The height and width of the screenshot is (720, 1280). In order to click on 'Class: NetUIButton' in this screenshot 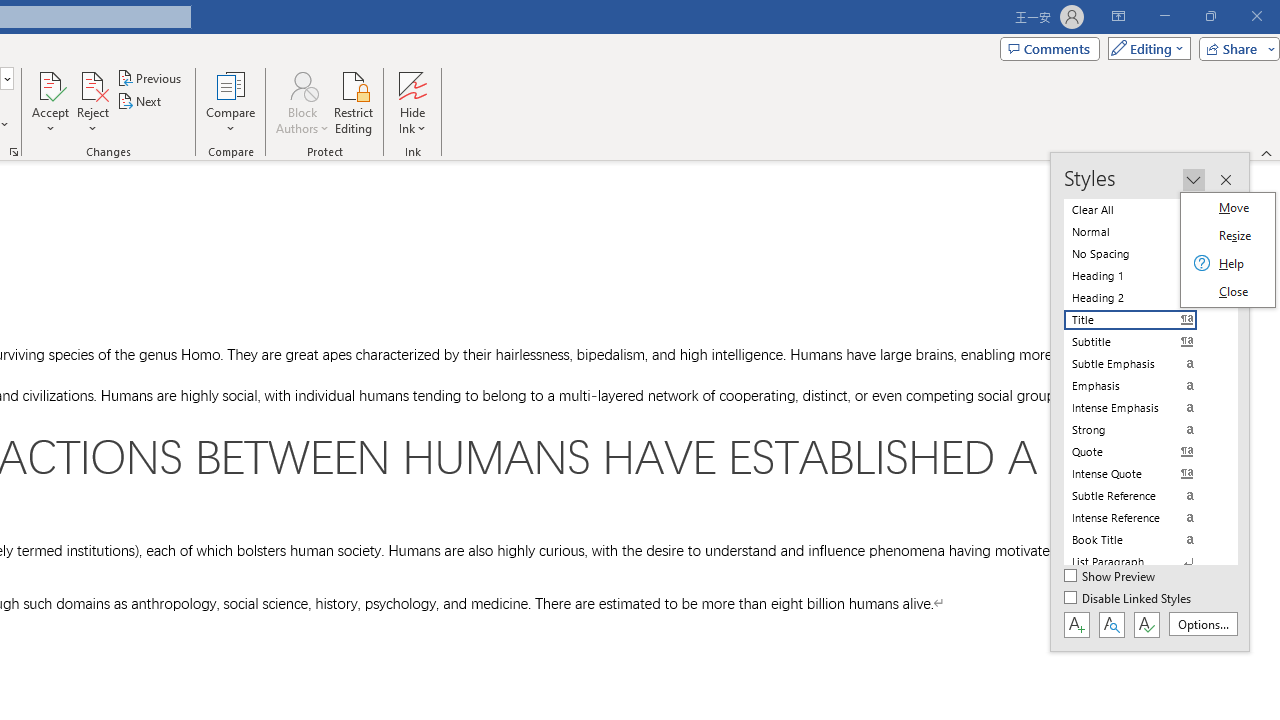, I will do `click(1146, 623)`.